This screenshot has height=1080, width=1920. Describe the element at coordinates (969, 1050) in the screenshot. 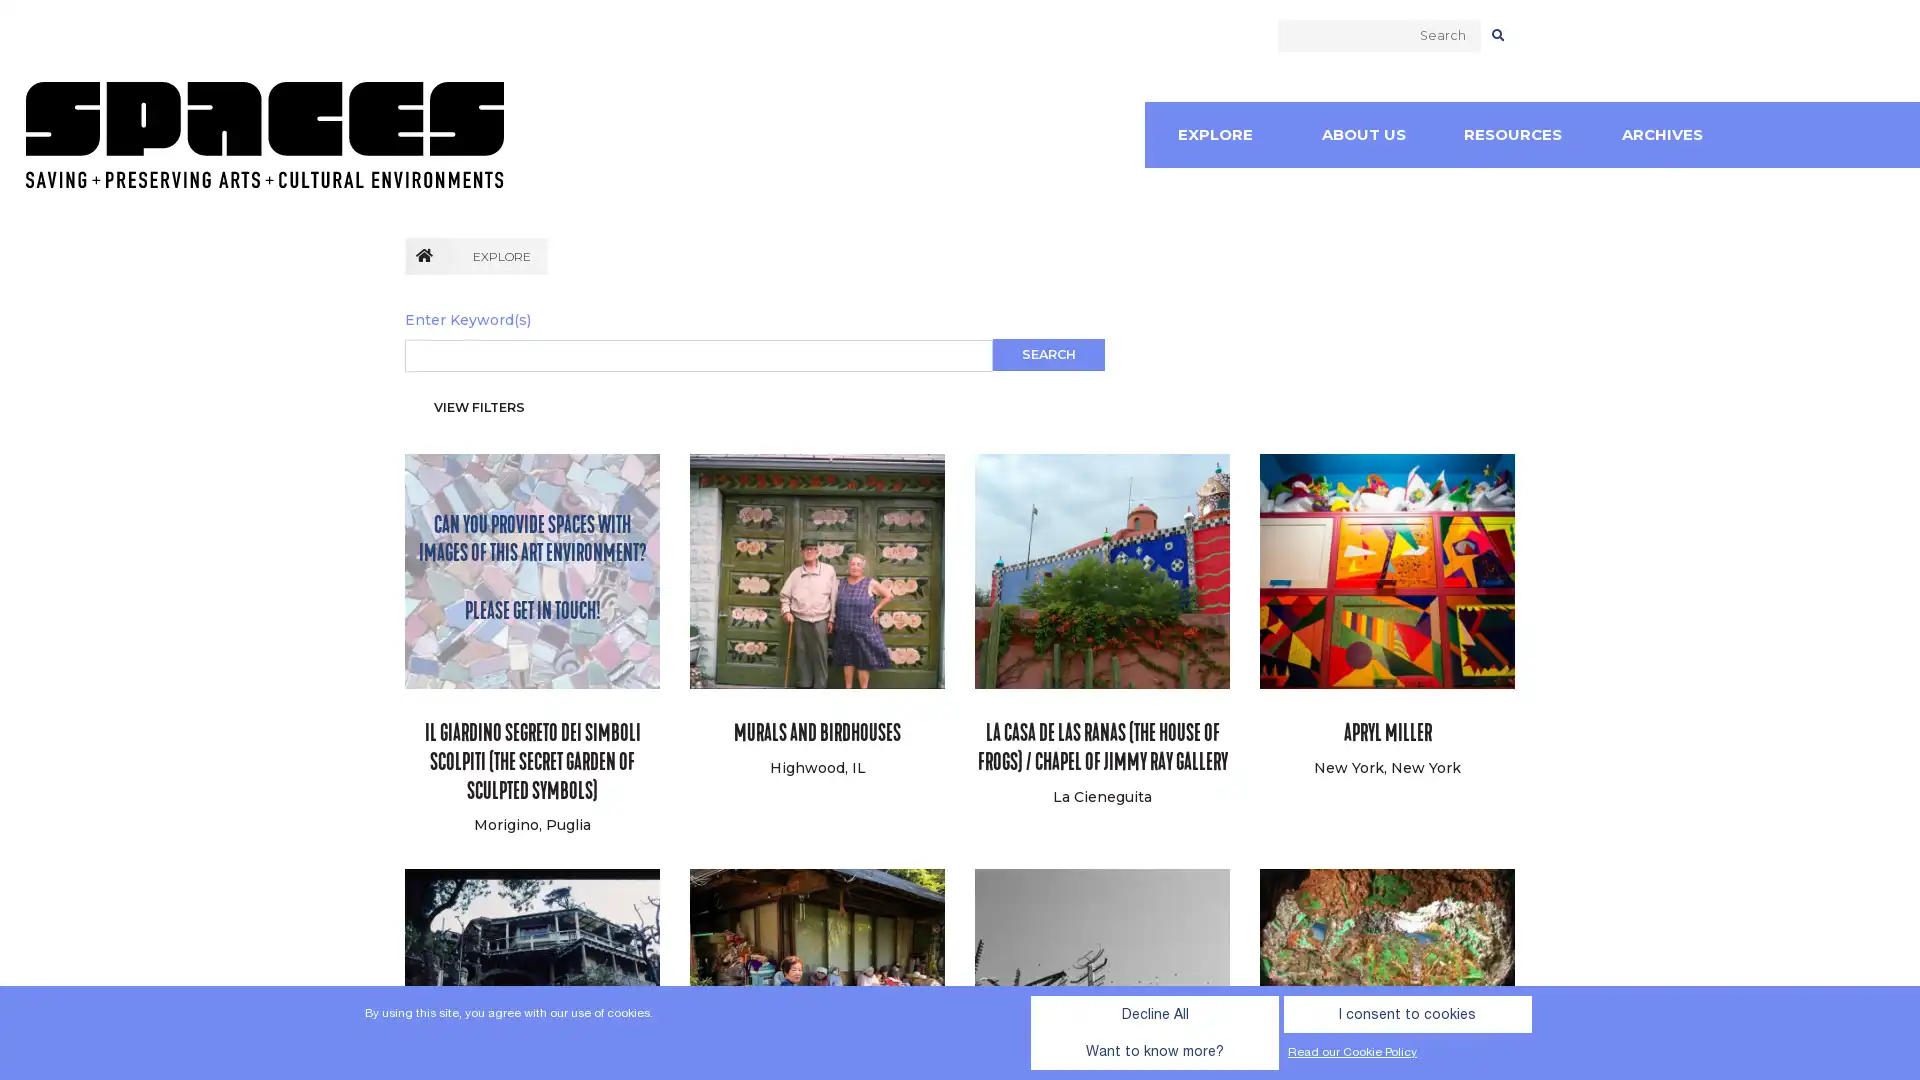

I see `Decline All` at that location.